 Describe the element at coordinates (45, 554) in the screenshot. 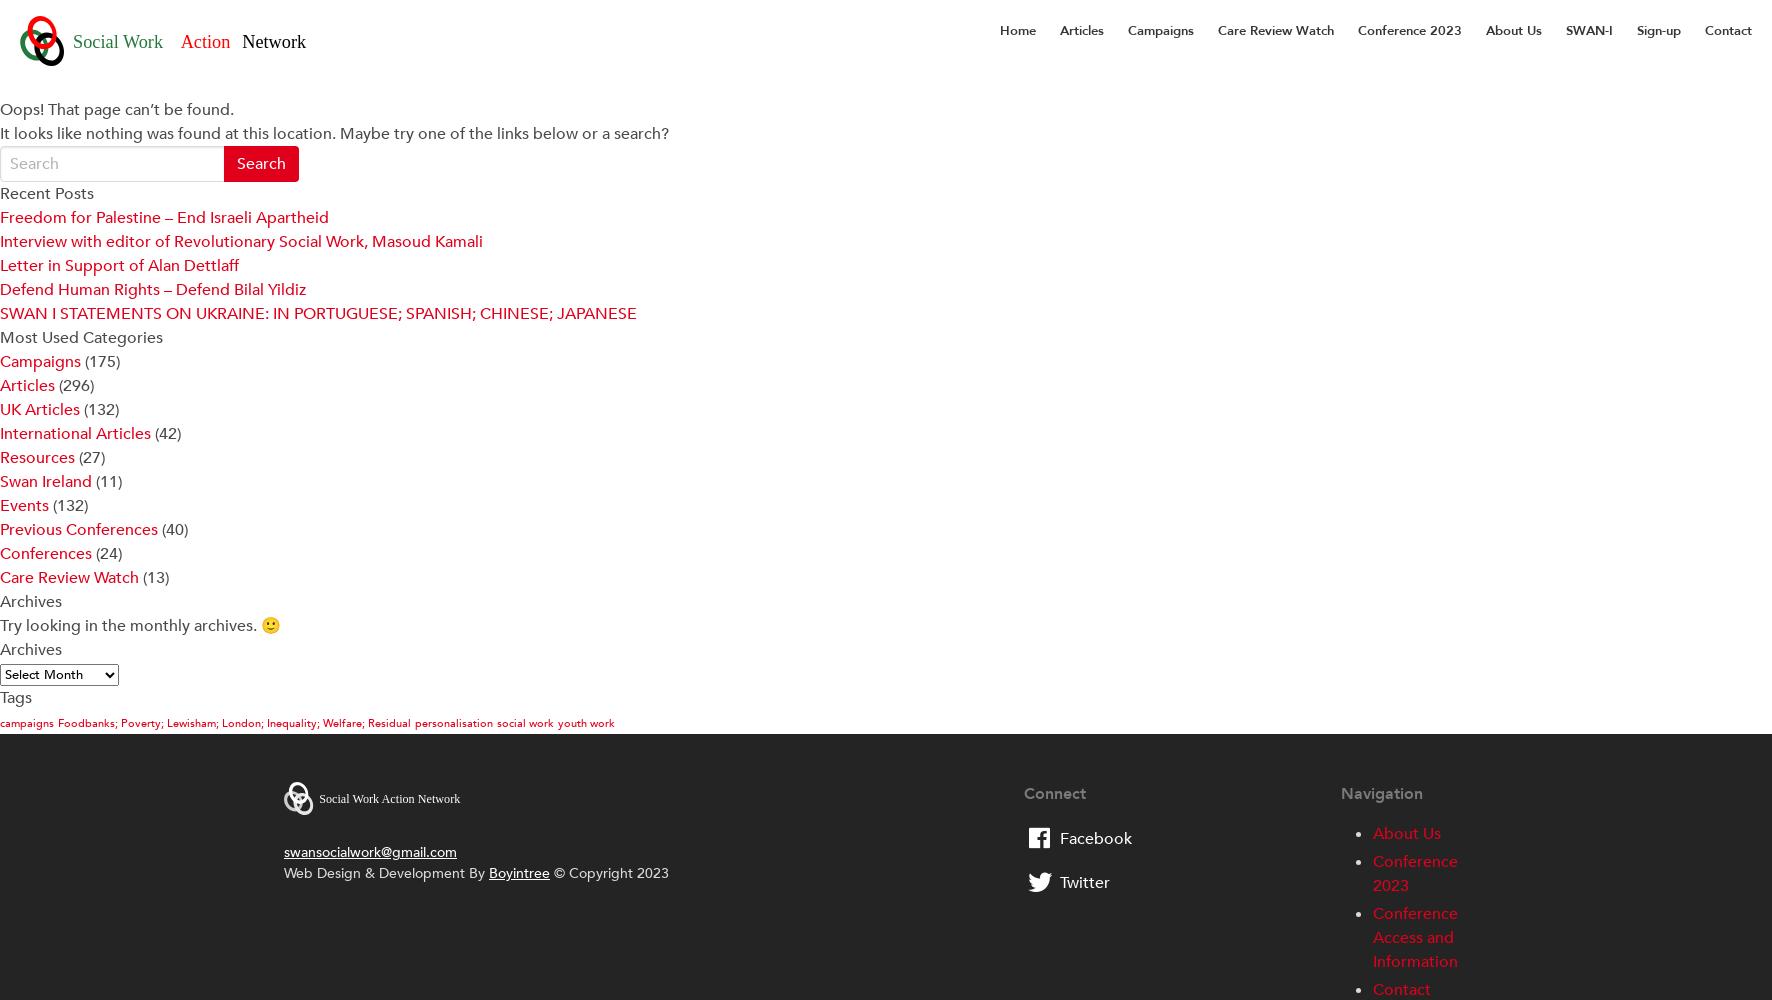

I see `'Conferences'` at that location.